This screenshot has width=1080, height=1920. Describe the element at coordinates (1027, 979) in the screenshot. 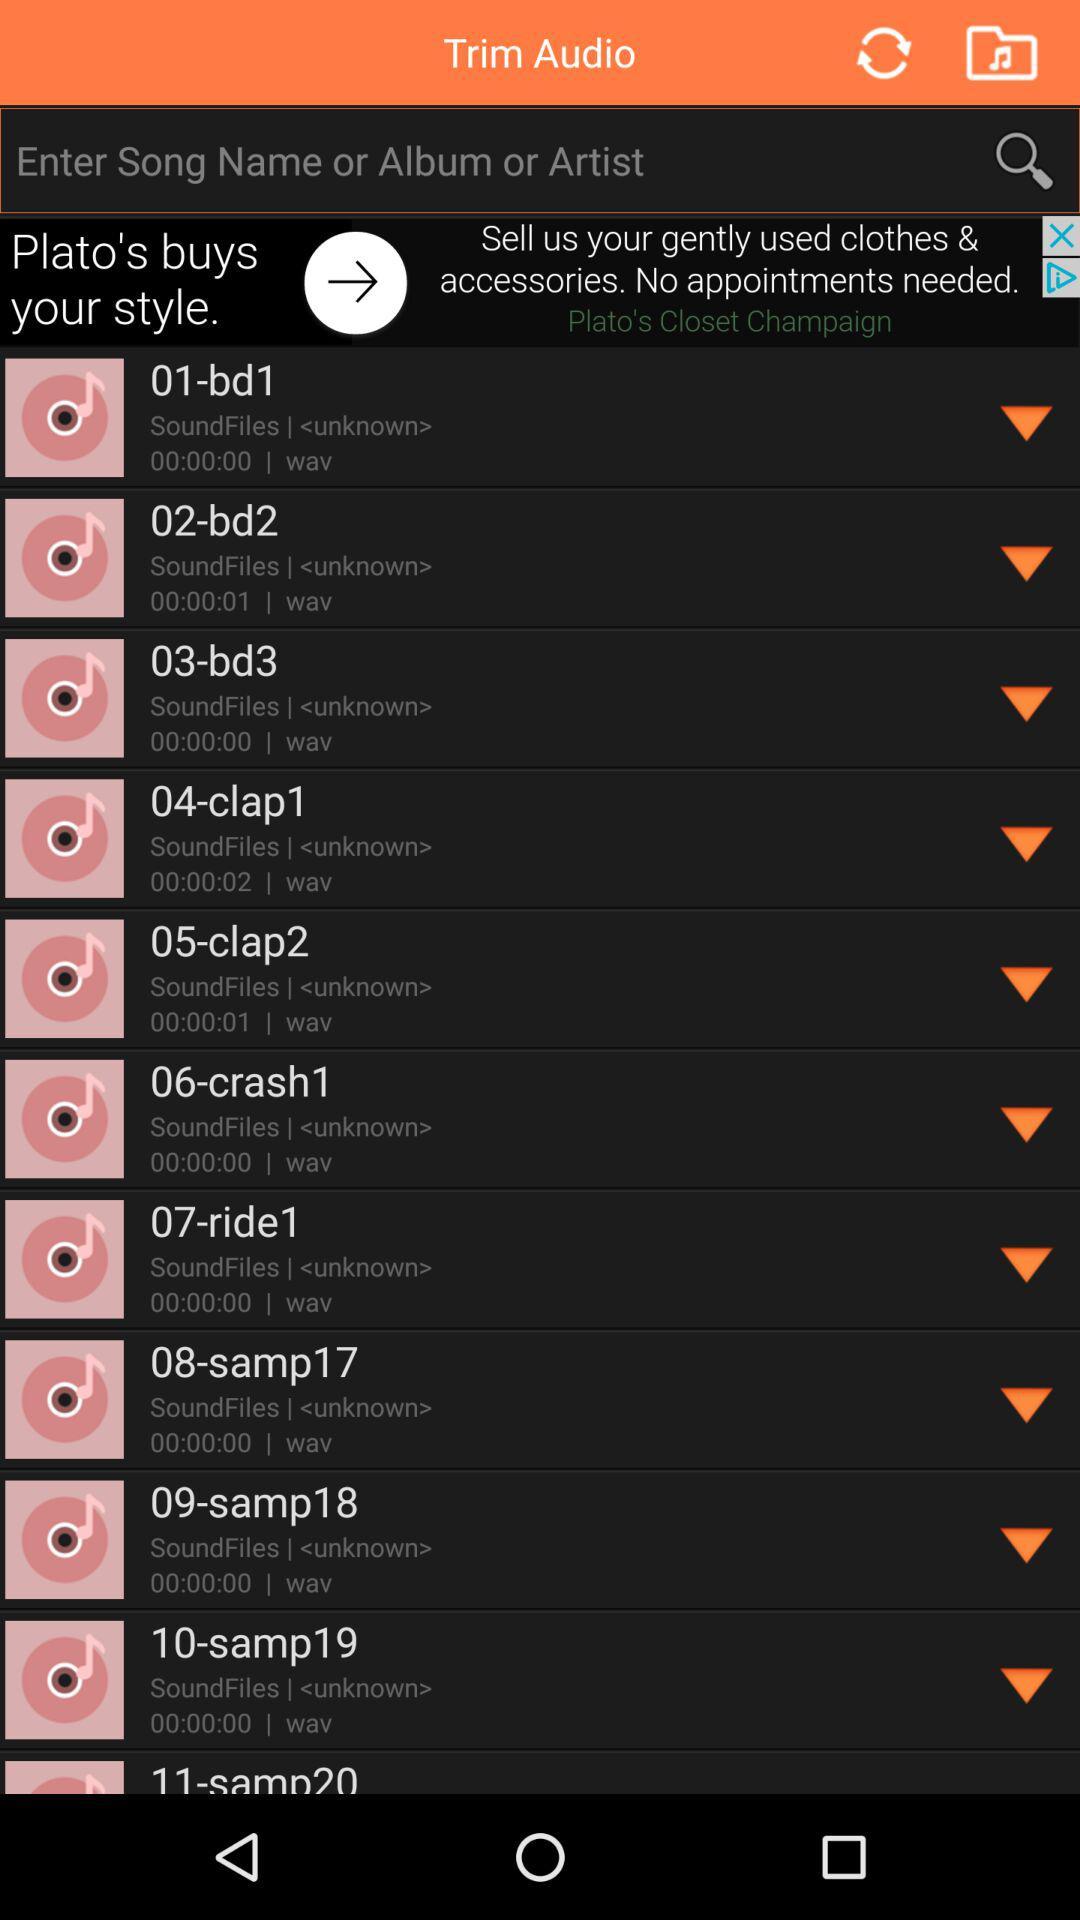

I see `deploy information and options` at that location.